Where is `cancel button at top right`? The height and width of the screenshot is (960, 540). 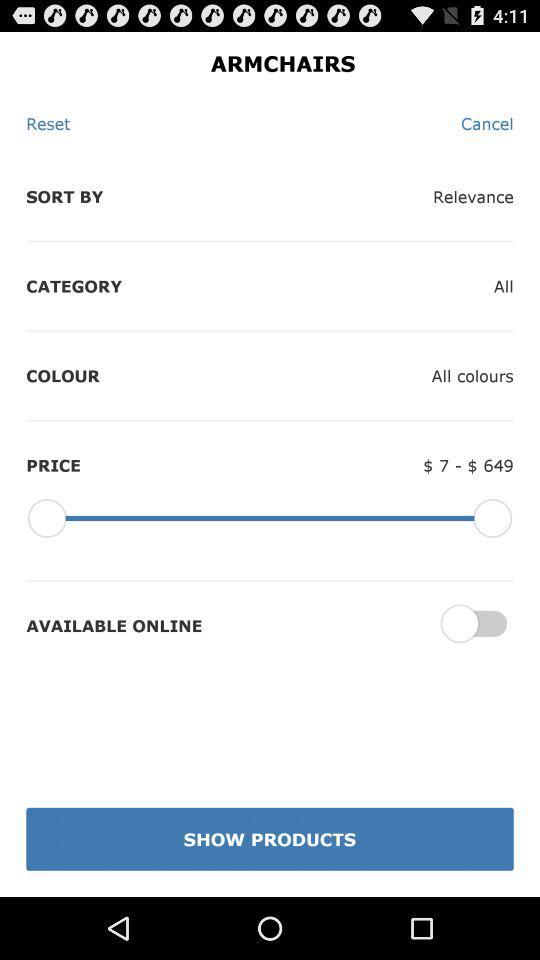
cancel button at top right is located at coordinates (486, 122).